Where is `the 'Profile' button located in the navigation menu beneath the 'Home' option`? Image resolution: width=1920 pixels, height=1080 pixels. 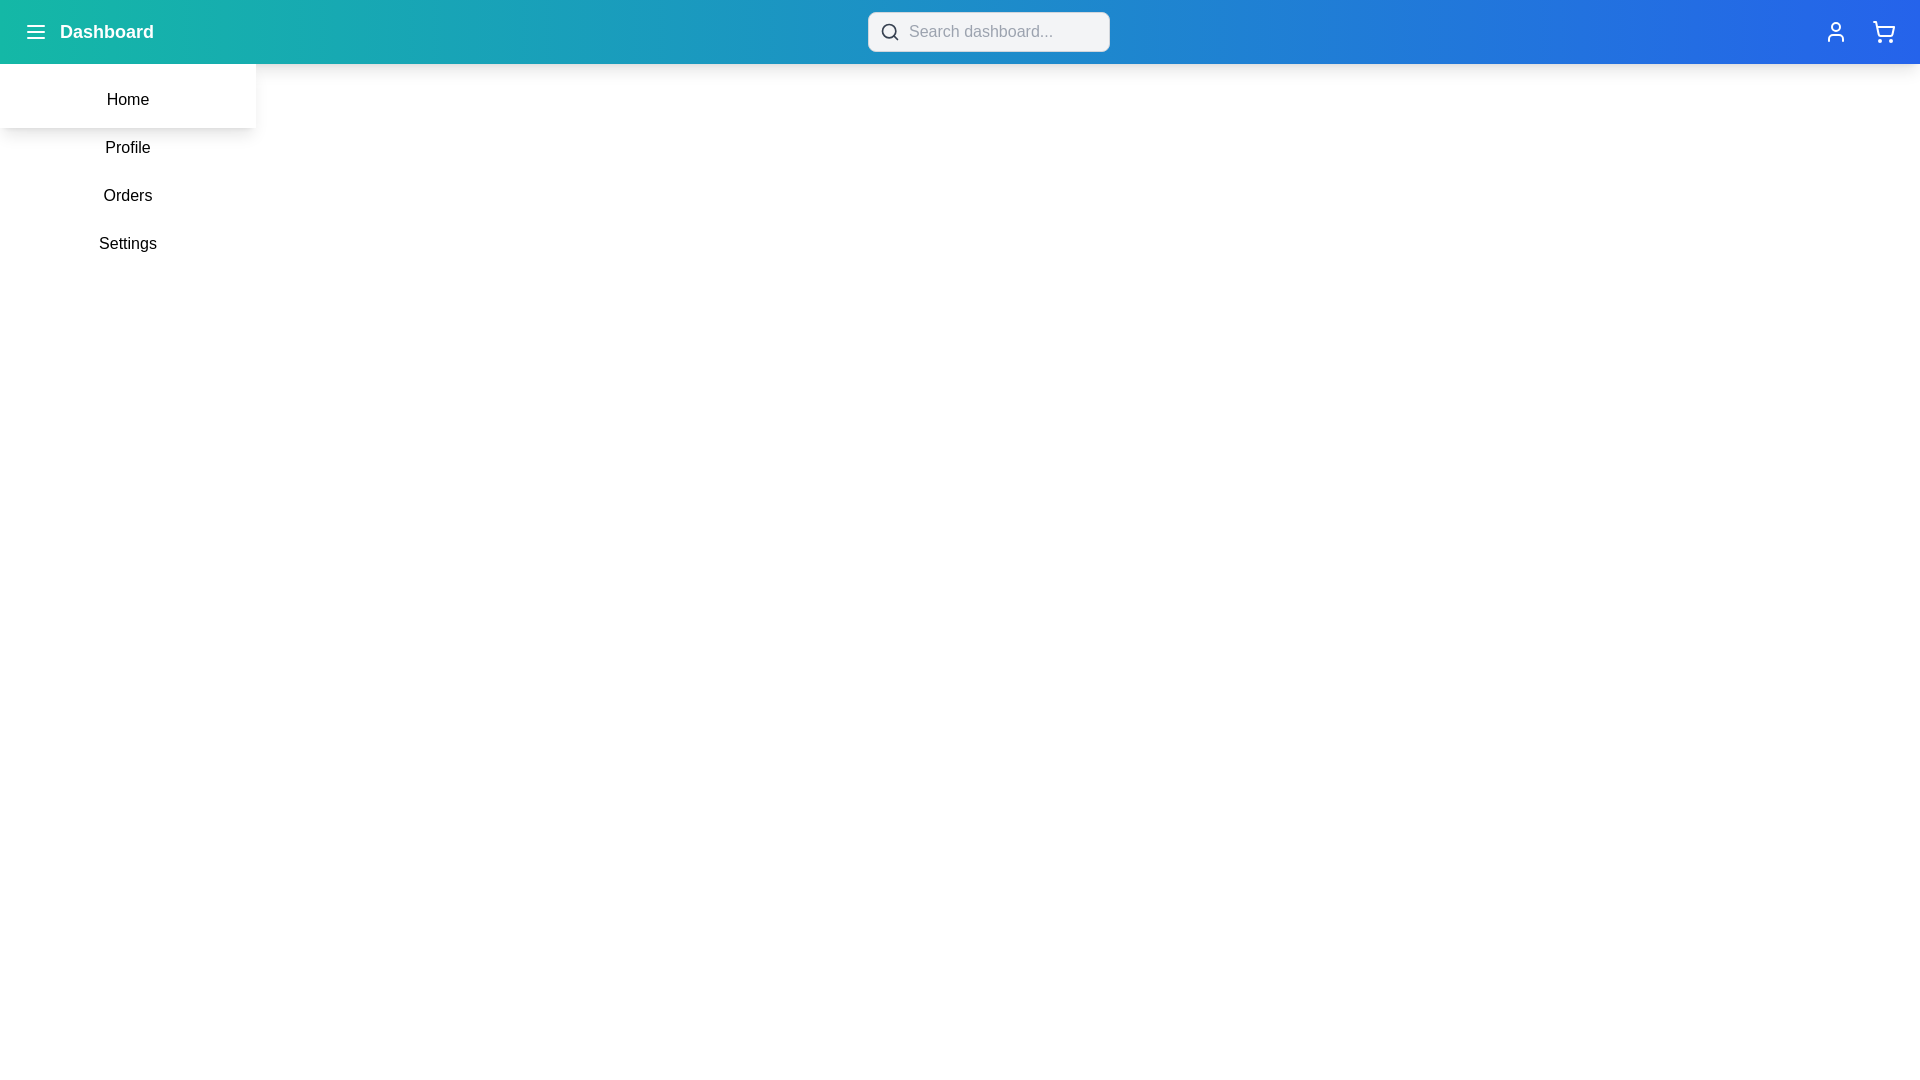 the 'Profile' button located in the navigation menu beneath the 'Home' option is located at coordinates (127, 146).